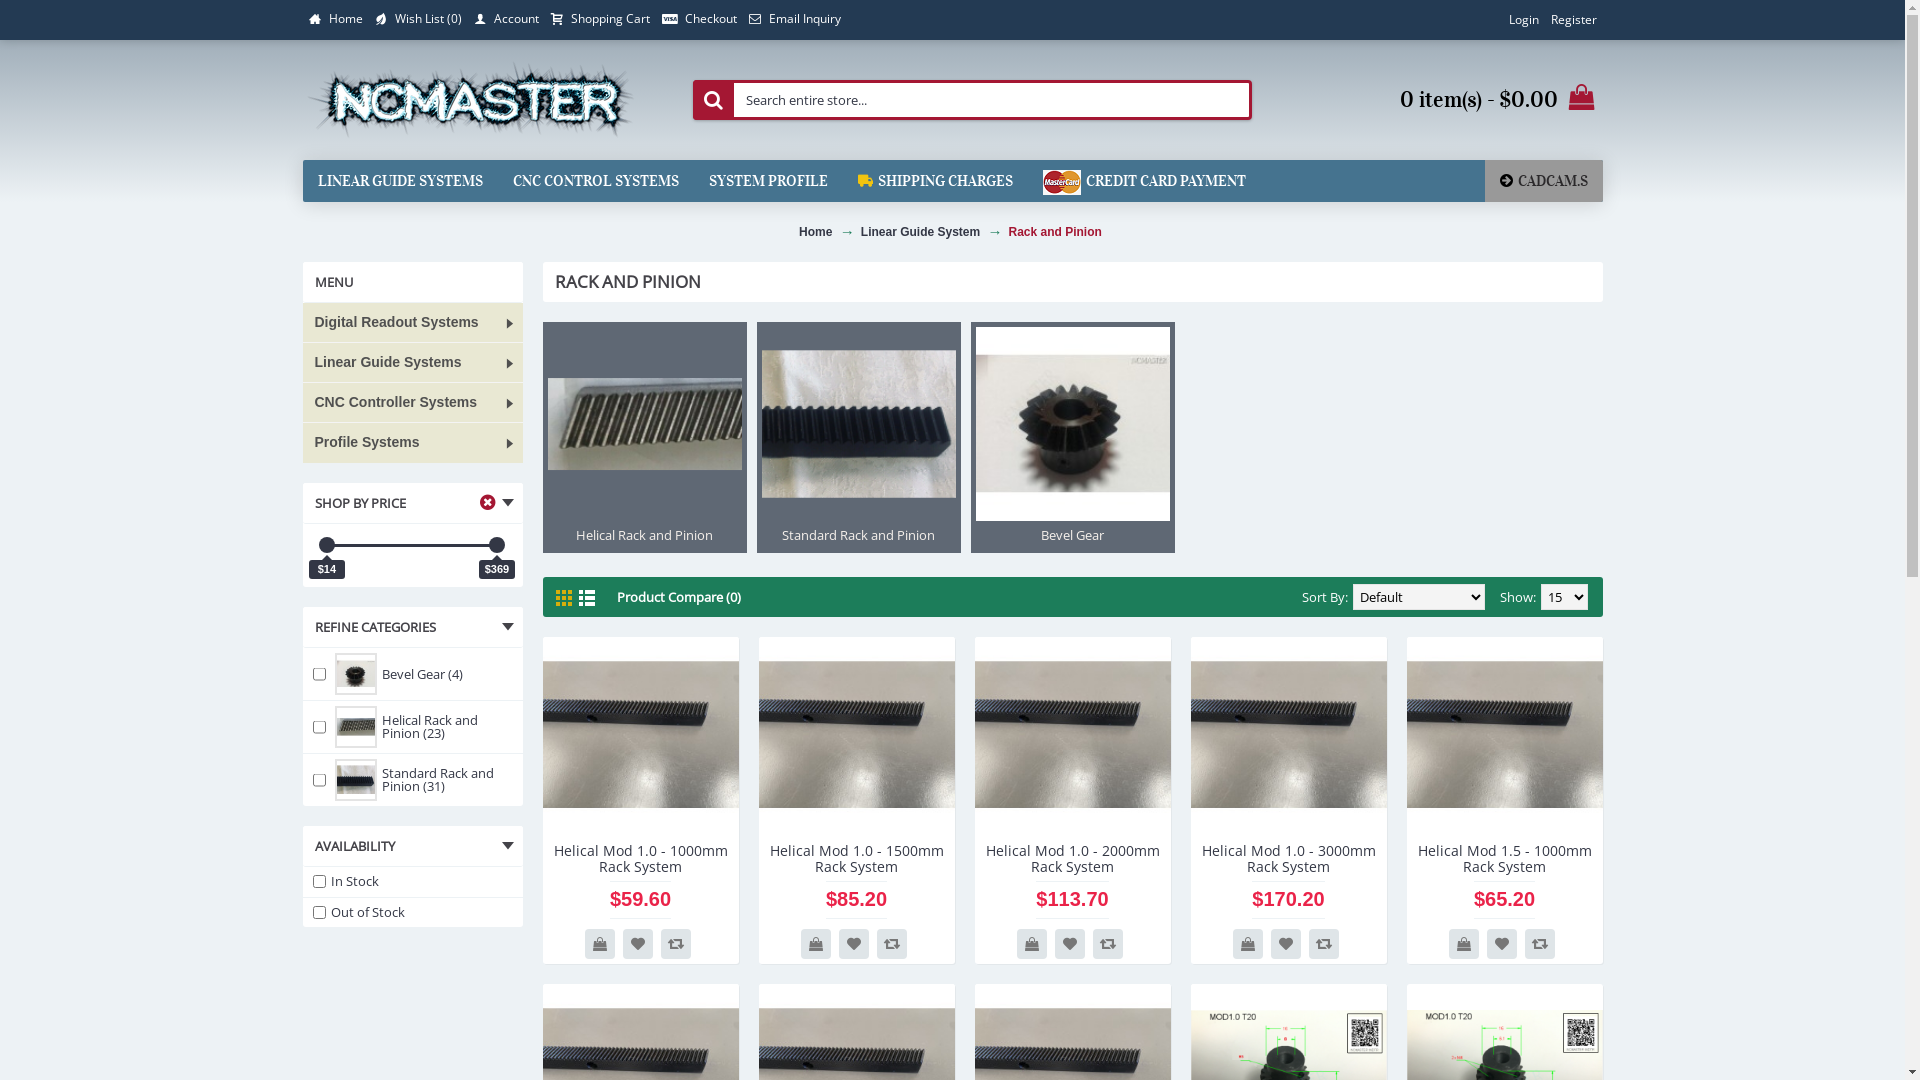 The image size is (1920, 1080). Describe the element at coordinates (598, 19) in the screenshot. I see `'Shopping Cart'` at that location.